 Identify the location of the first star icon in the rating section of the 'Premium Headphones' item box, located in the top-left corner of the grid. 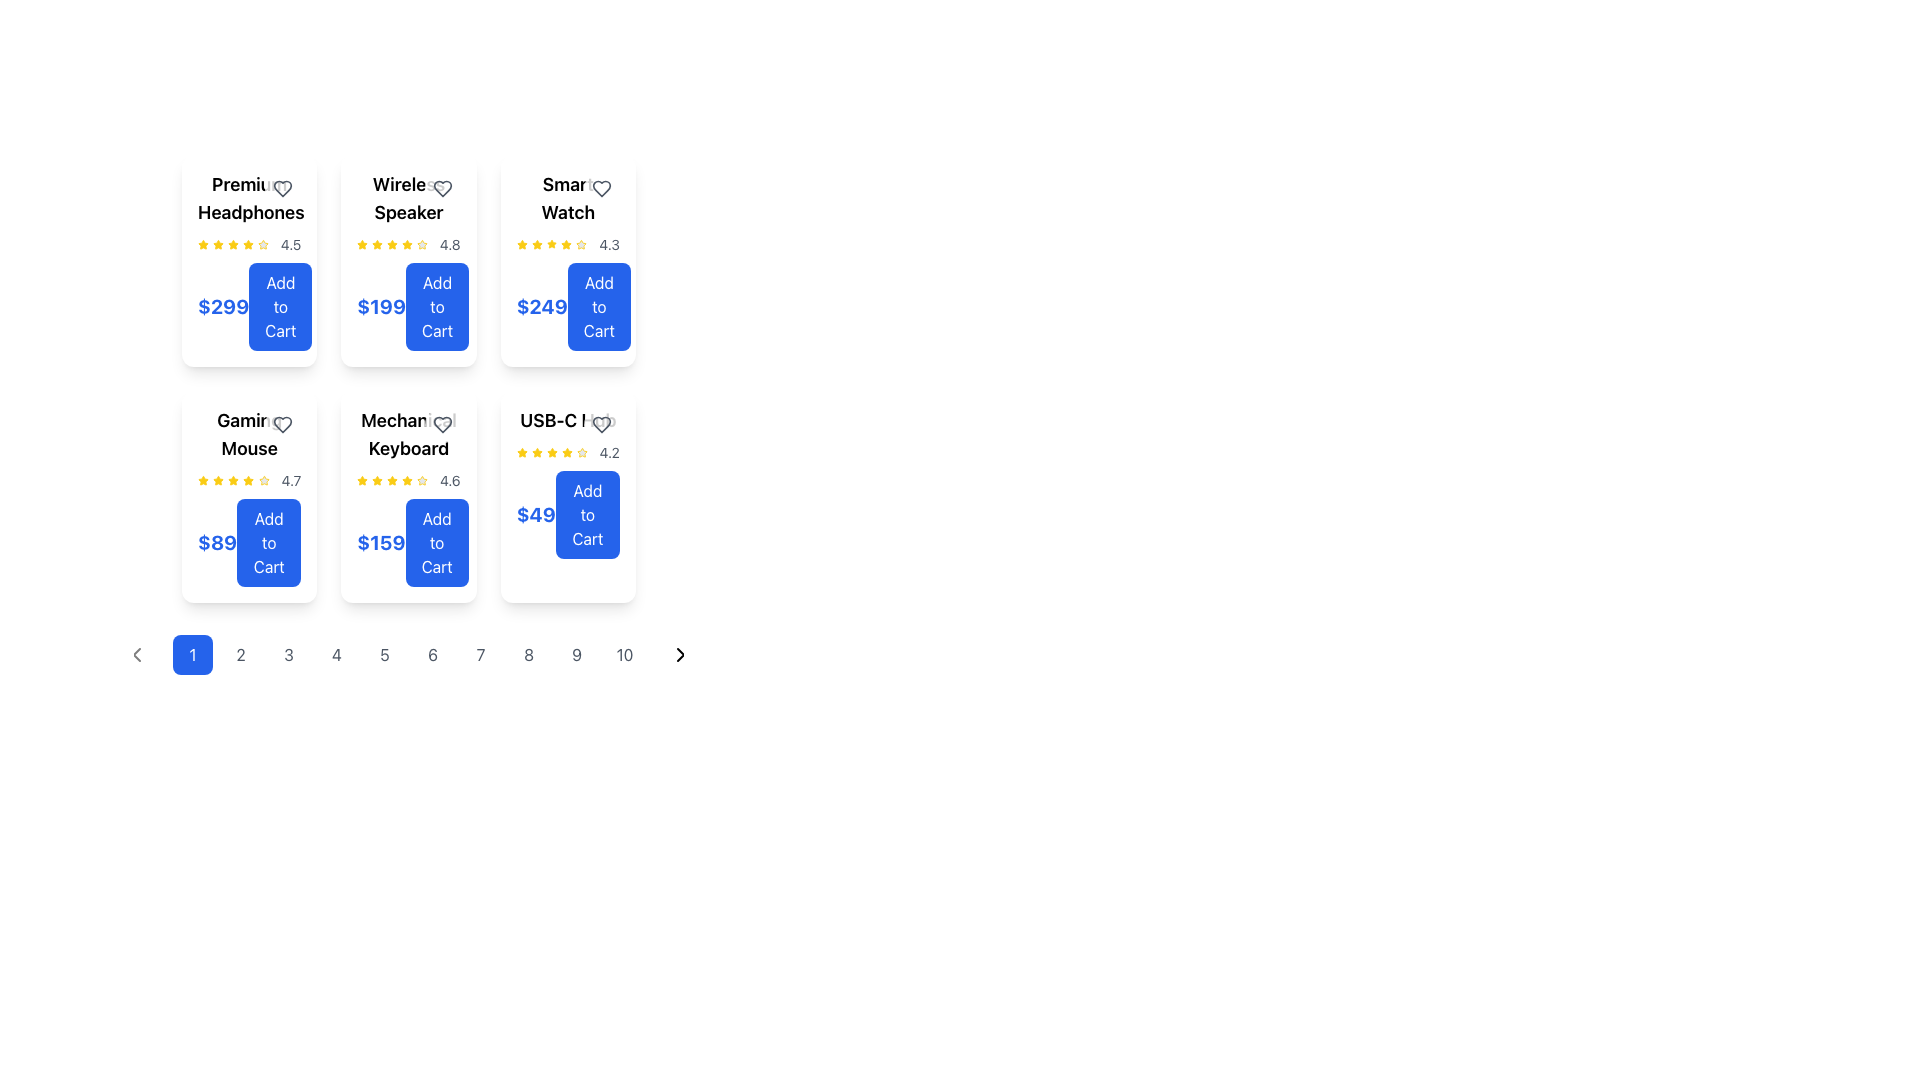
(203, 244).